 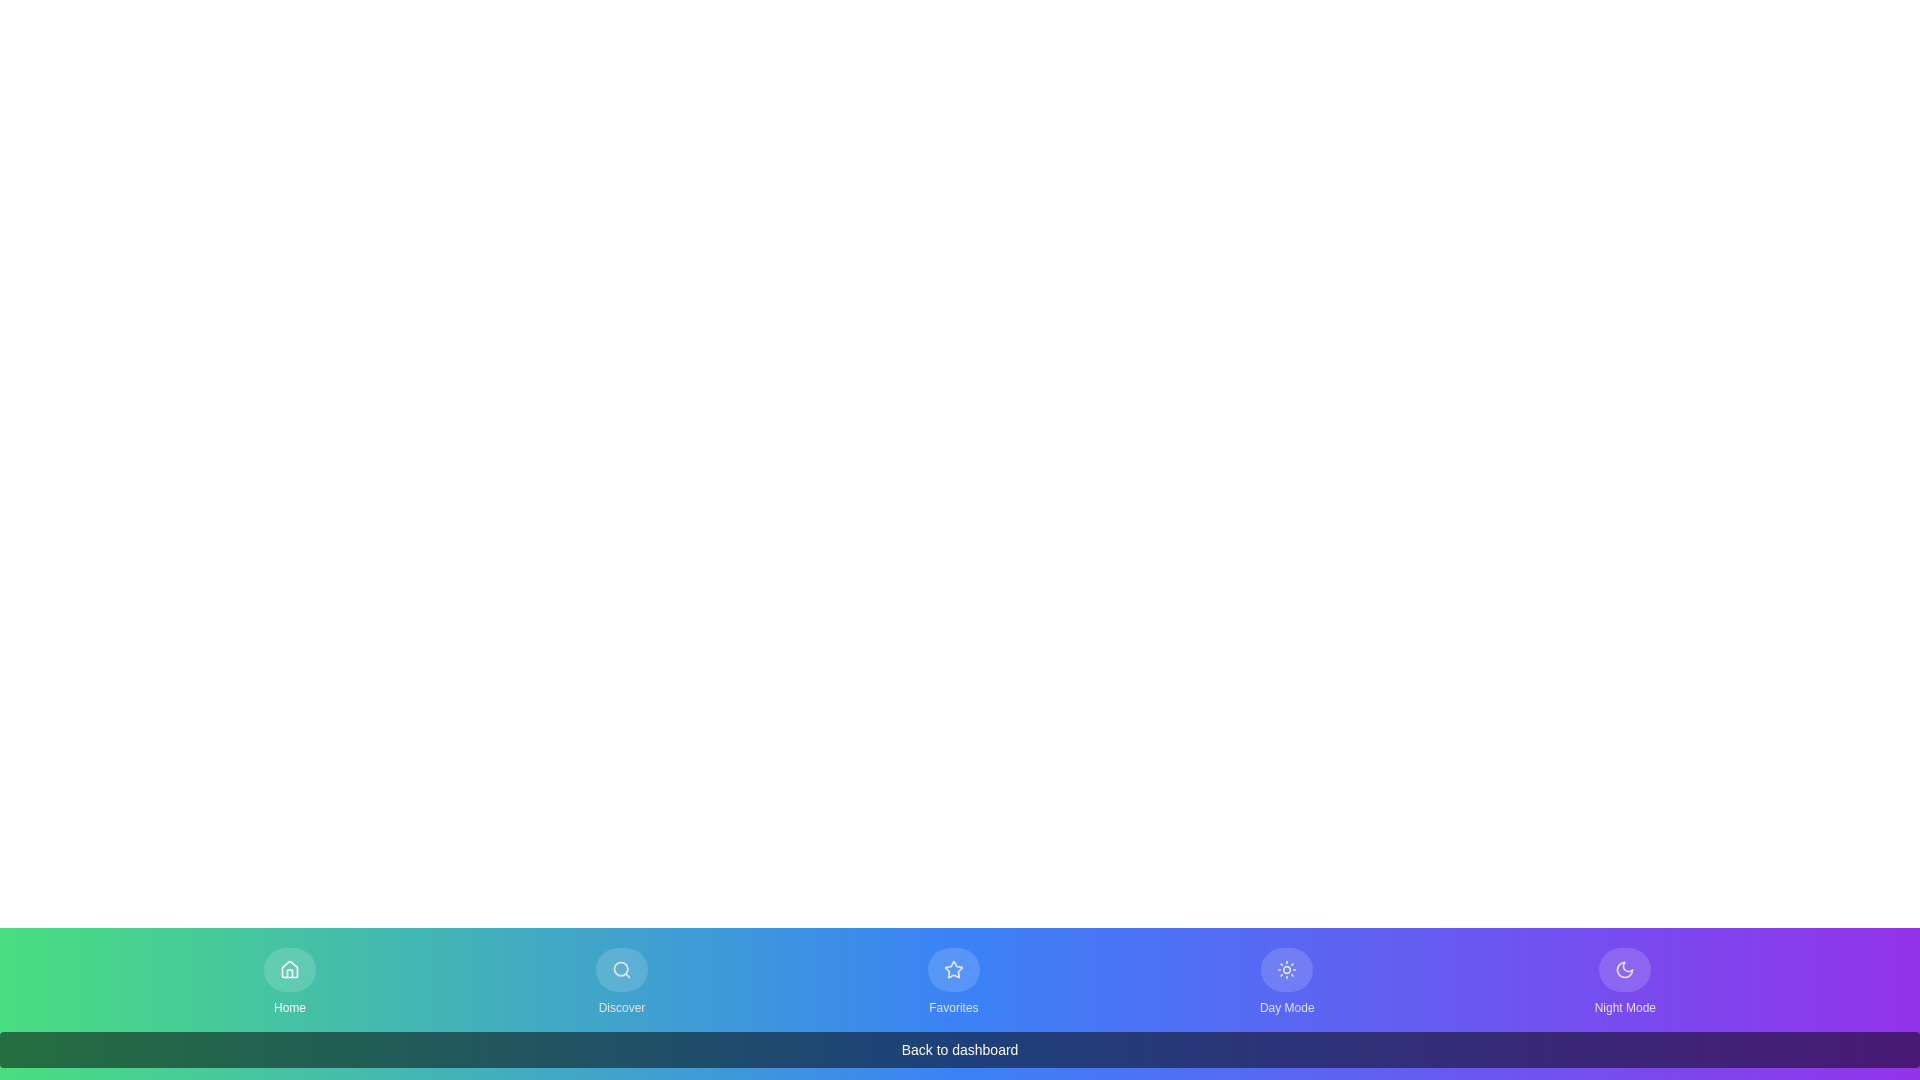 What do you see at coordinates (620, 981) in the screenshot?
I see `the button labeled Discover to observe its hover state change` at bounding box center [620, 981].